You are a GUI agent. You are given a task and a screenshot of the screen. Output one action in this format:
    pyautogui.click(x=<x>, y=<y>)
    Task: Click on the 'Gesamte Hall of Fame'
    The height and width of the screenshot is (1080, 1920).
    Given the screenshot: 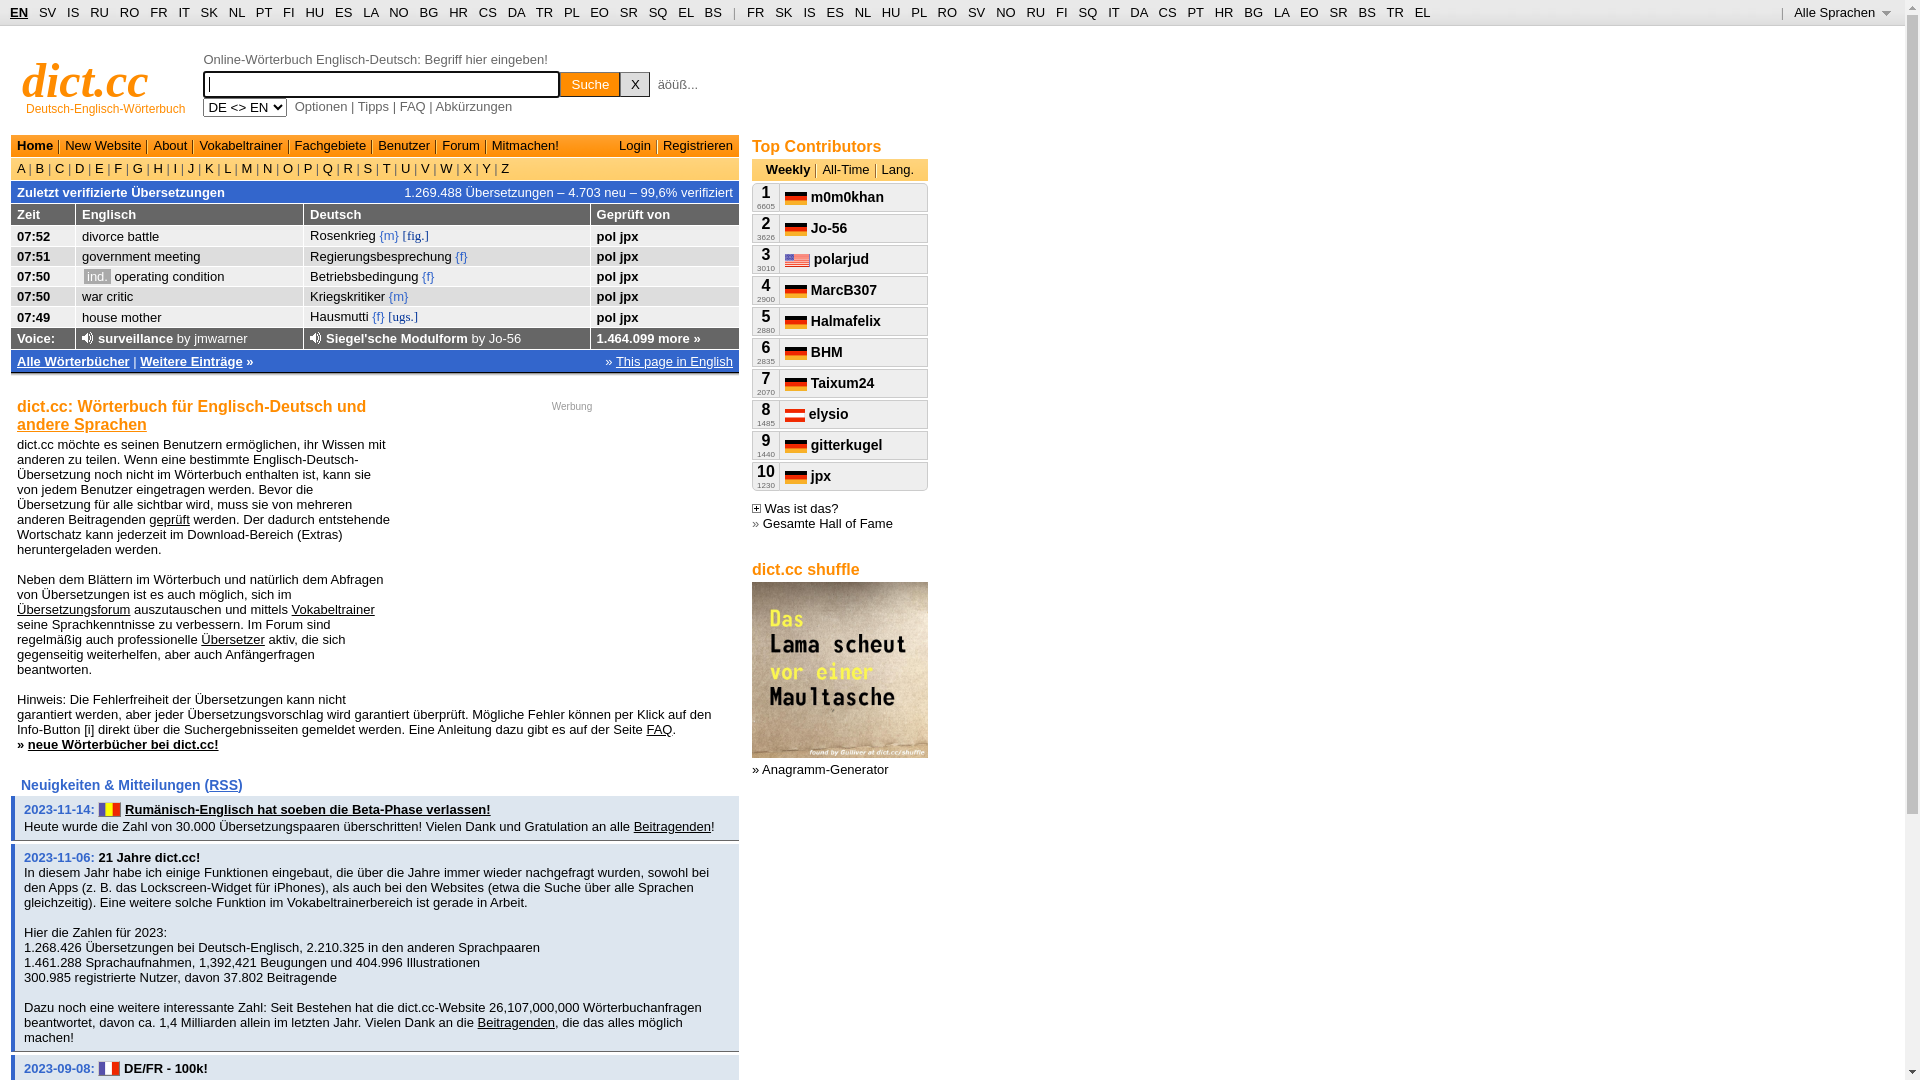 What is the action you would take?
    pyautogui.click(x=828, y=522)
    